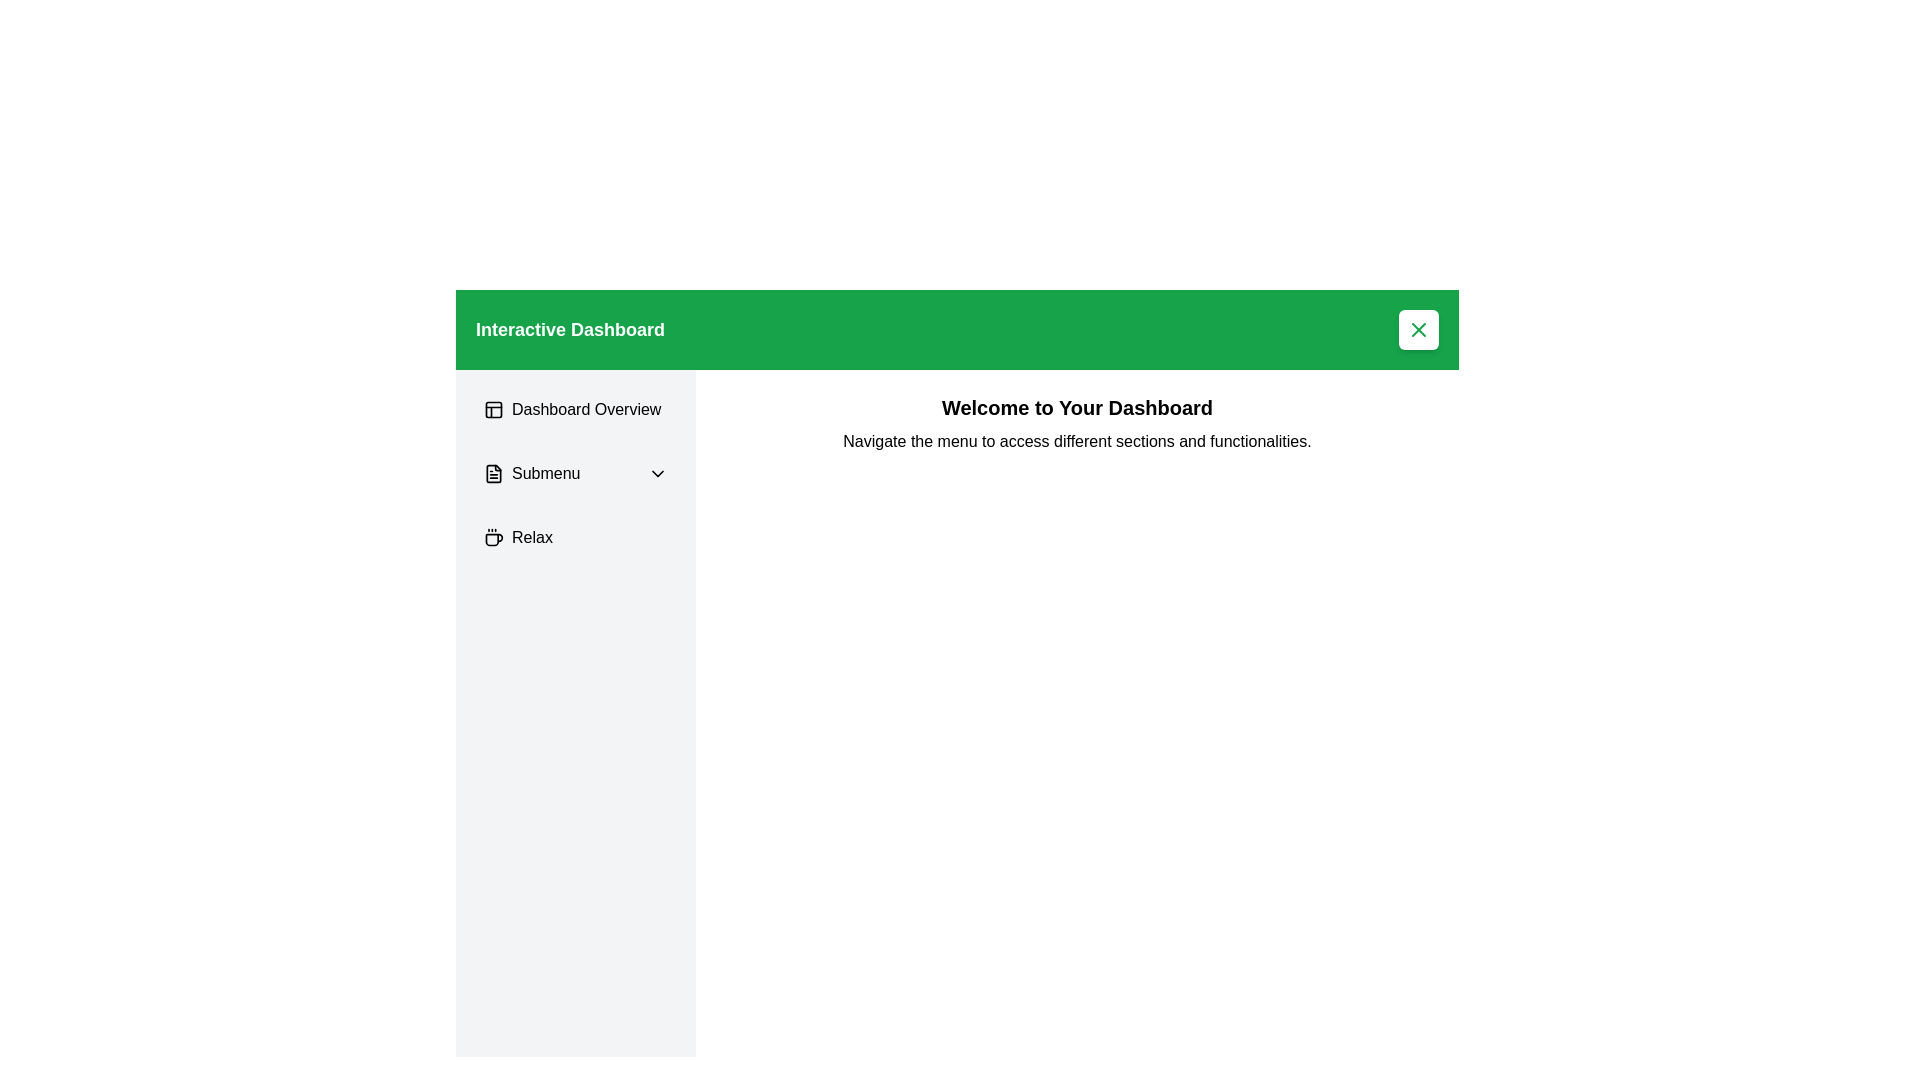 The width and height of the screenshot is (1920, 1080). What do you see at coordinates (532, 474) in the screenshot?
I see `the 'Submenu' label located in the vertical navigation sidebar` at bounding box center [532, 474].